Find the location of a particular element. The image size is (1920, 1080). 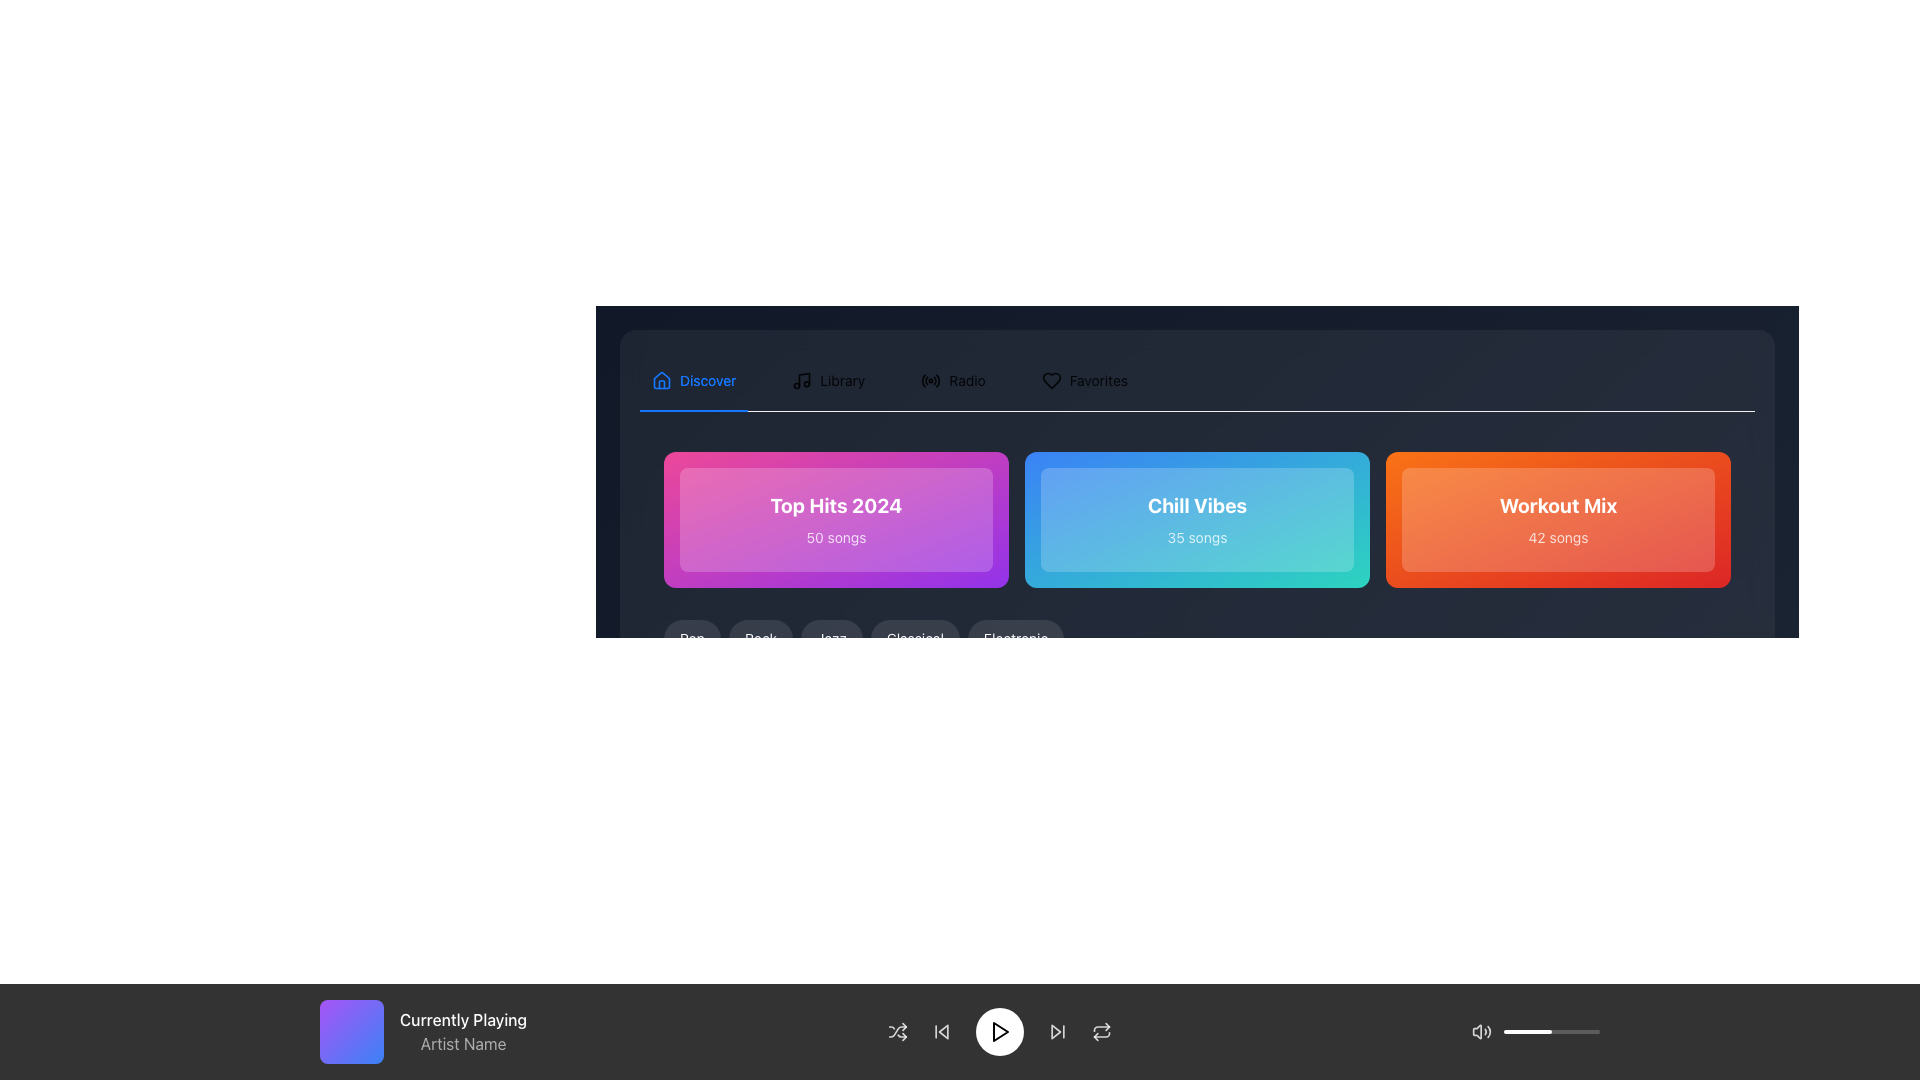

the title text of the playlist card located in the leftmost position, which is positioned above the text '50 songs' is located at coordinates (836, 504).